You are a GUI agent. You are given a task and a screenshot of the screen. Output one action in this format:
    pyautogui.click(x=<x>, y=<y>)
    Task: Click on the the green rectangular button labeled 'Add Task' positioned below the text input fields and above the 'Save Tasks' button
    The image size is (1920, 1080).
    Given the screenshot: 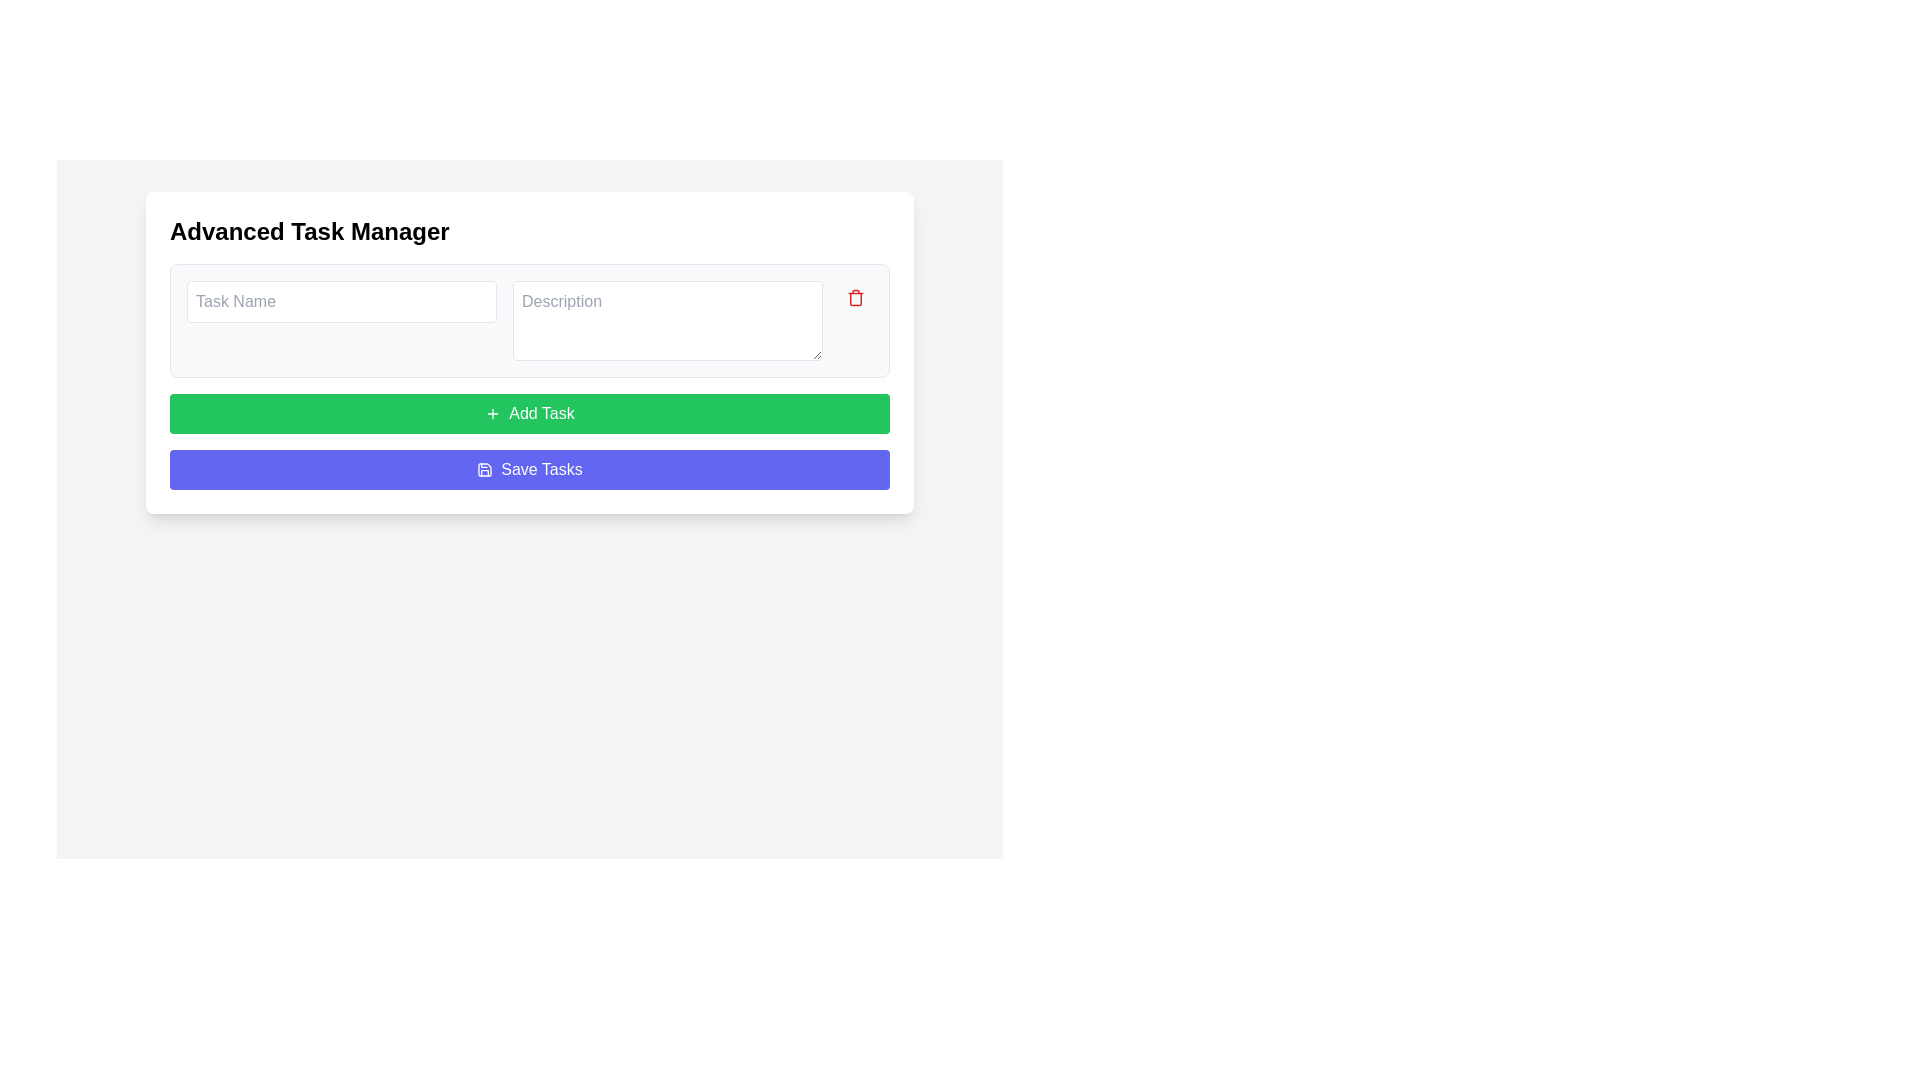 What is the action you would take?
    pyautogui.click(x=529, y=412)
    